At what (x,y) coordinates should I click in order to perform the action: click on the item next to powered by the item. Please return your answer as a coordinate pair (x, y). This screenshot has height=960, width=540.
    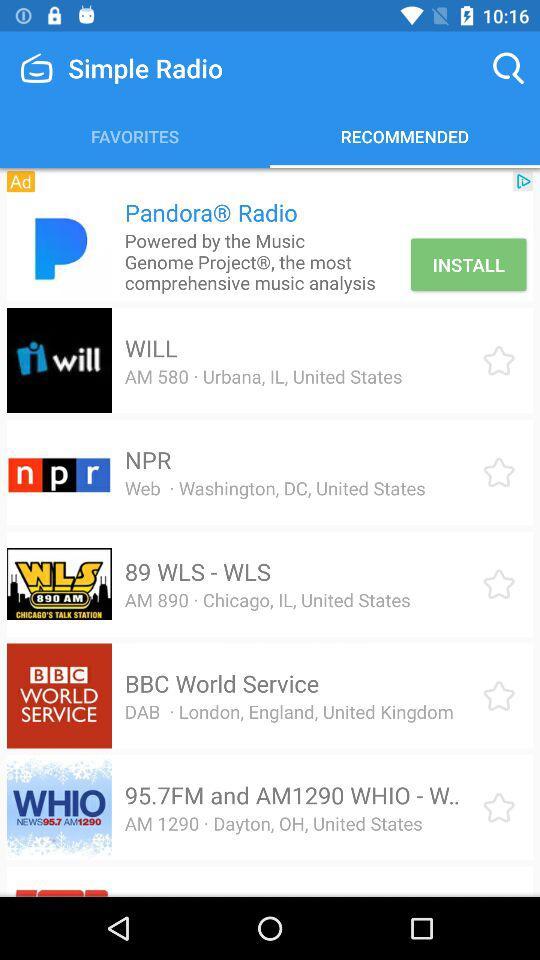
    Looking at the image, I should click on (468, 263).